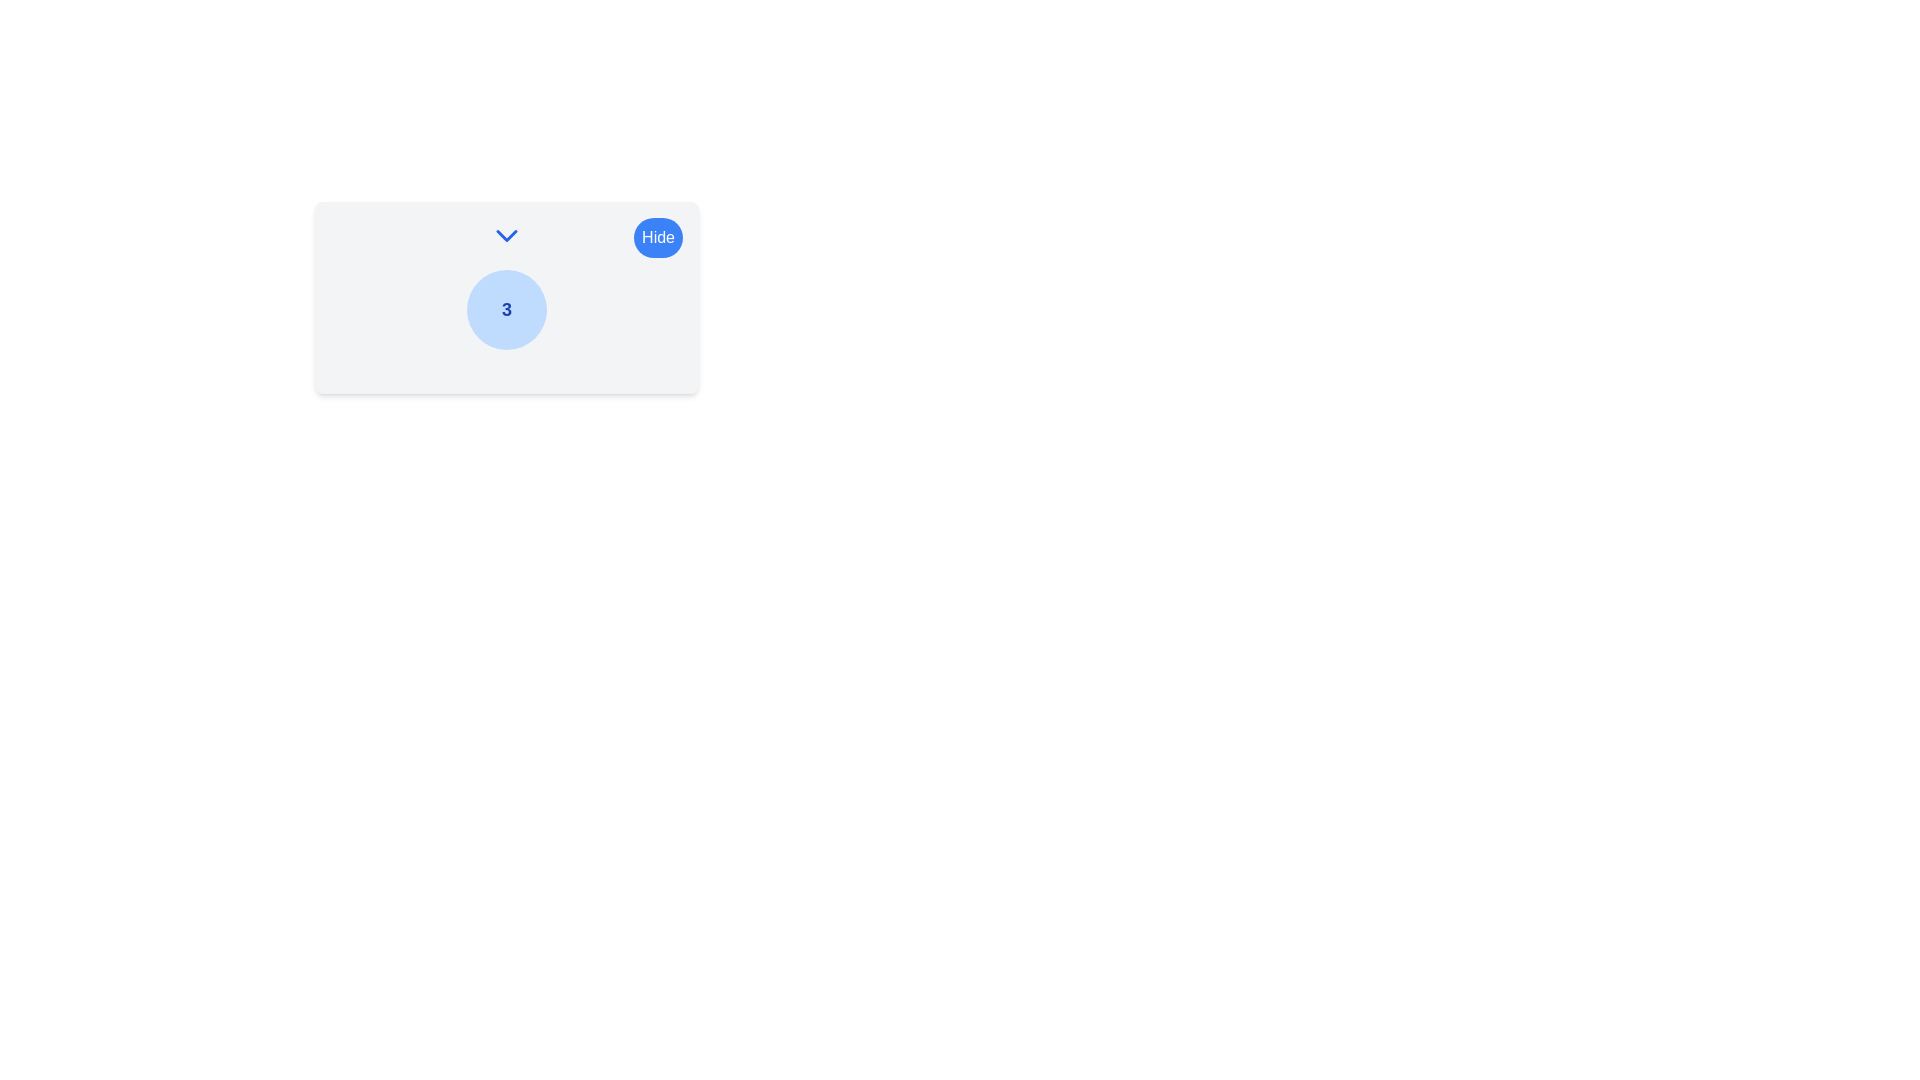 The image size is (1920, 1080). What do you see at coordinates (507, 309) in the screenshot?
I see `the circular badge or marker displaying the numeral '3', which is centrally located beneath a downward-pointing arrow icon` at bounding box center [507, 309].